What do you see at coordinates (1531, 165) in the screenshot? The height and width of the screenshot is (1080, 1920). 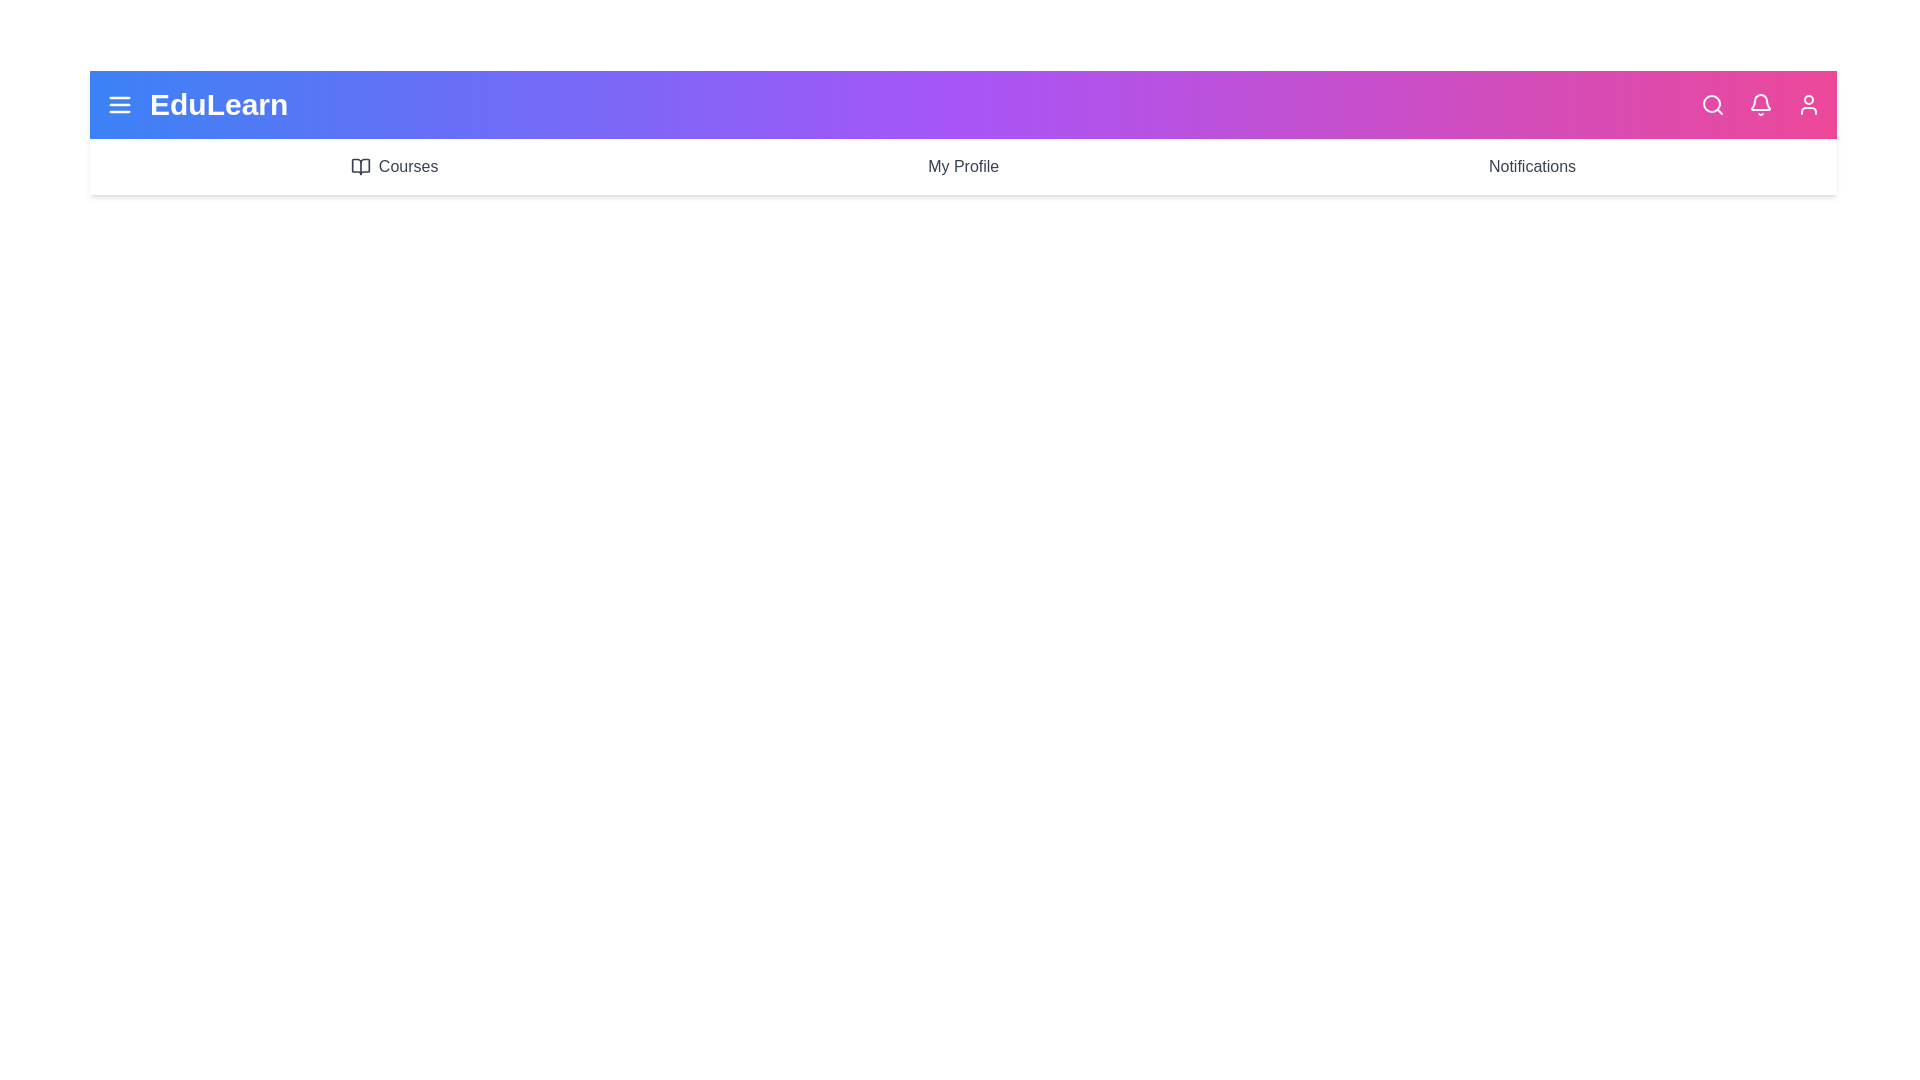 I see `the 'Notifications' label to navigate to the 'Notifications' section` at bounding box center [1531, 165].